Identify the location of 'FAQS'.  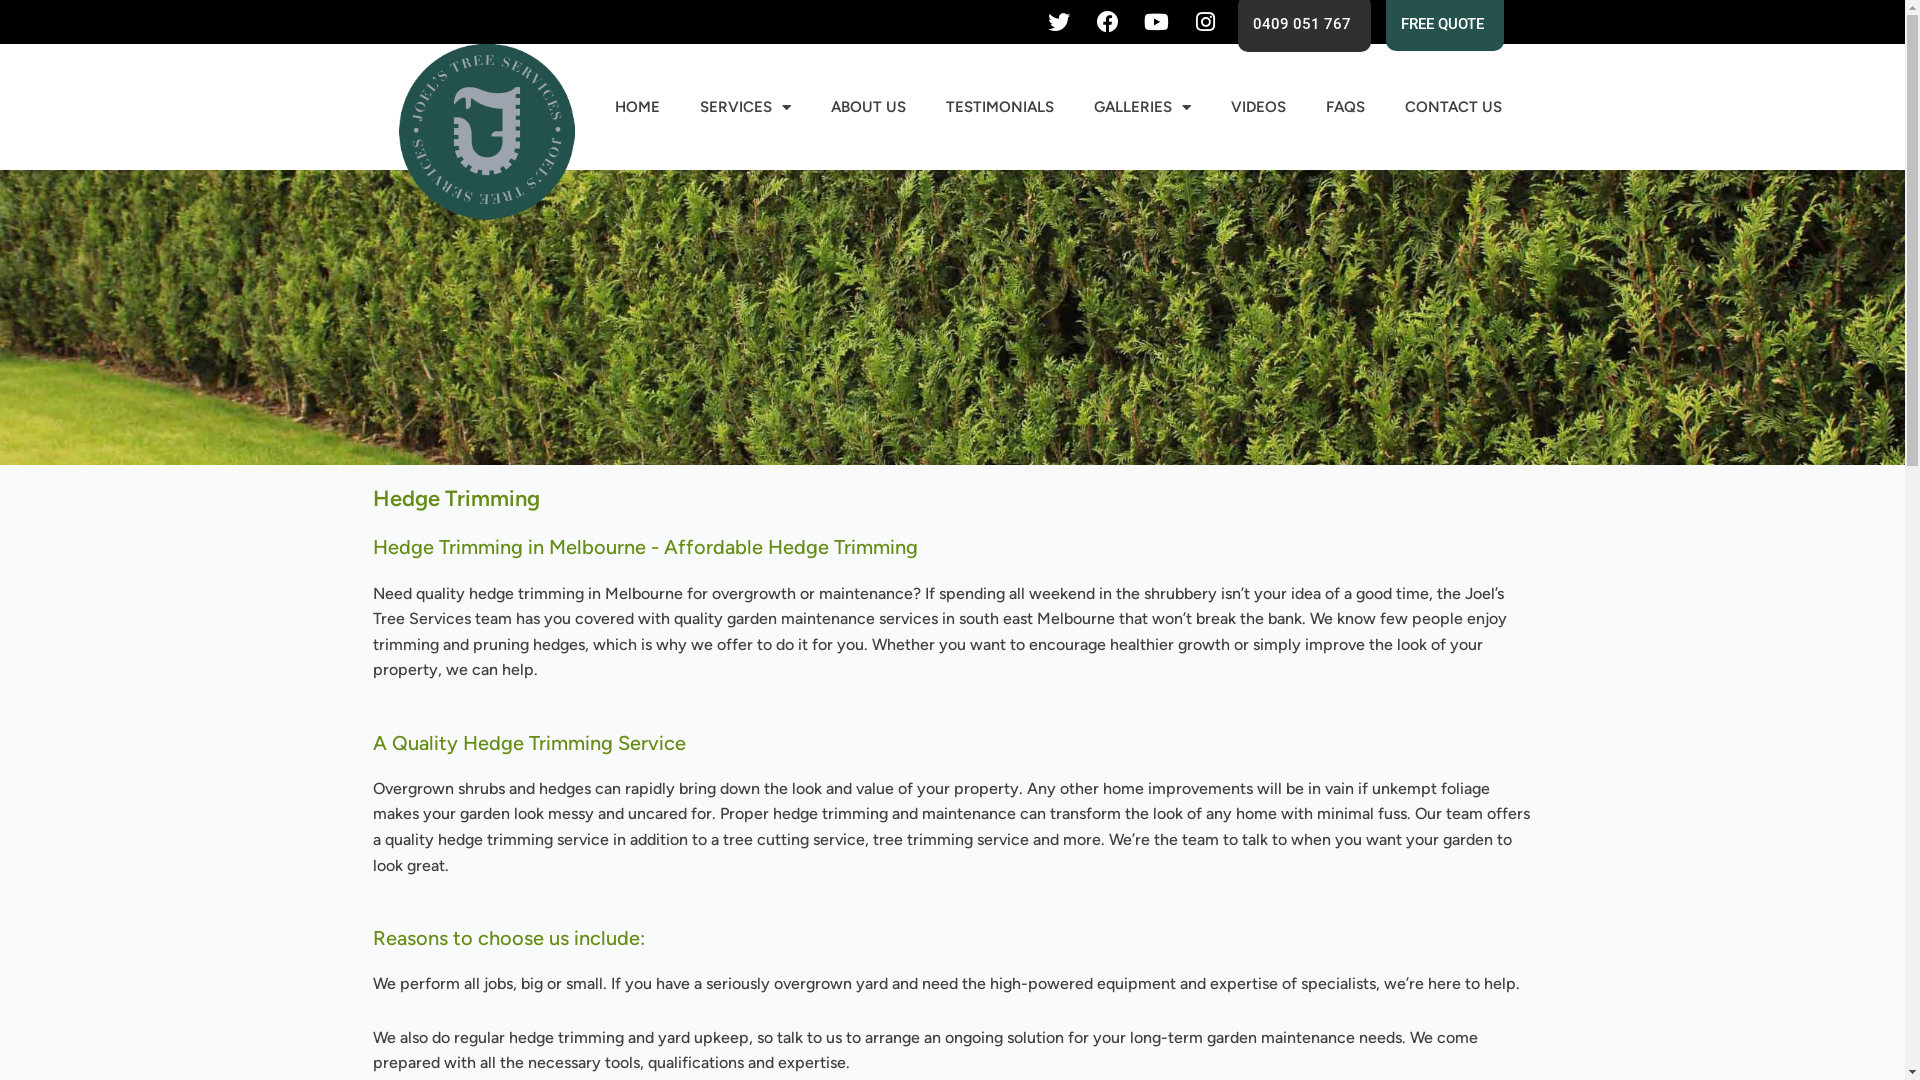
(1345, 107).